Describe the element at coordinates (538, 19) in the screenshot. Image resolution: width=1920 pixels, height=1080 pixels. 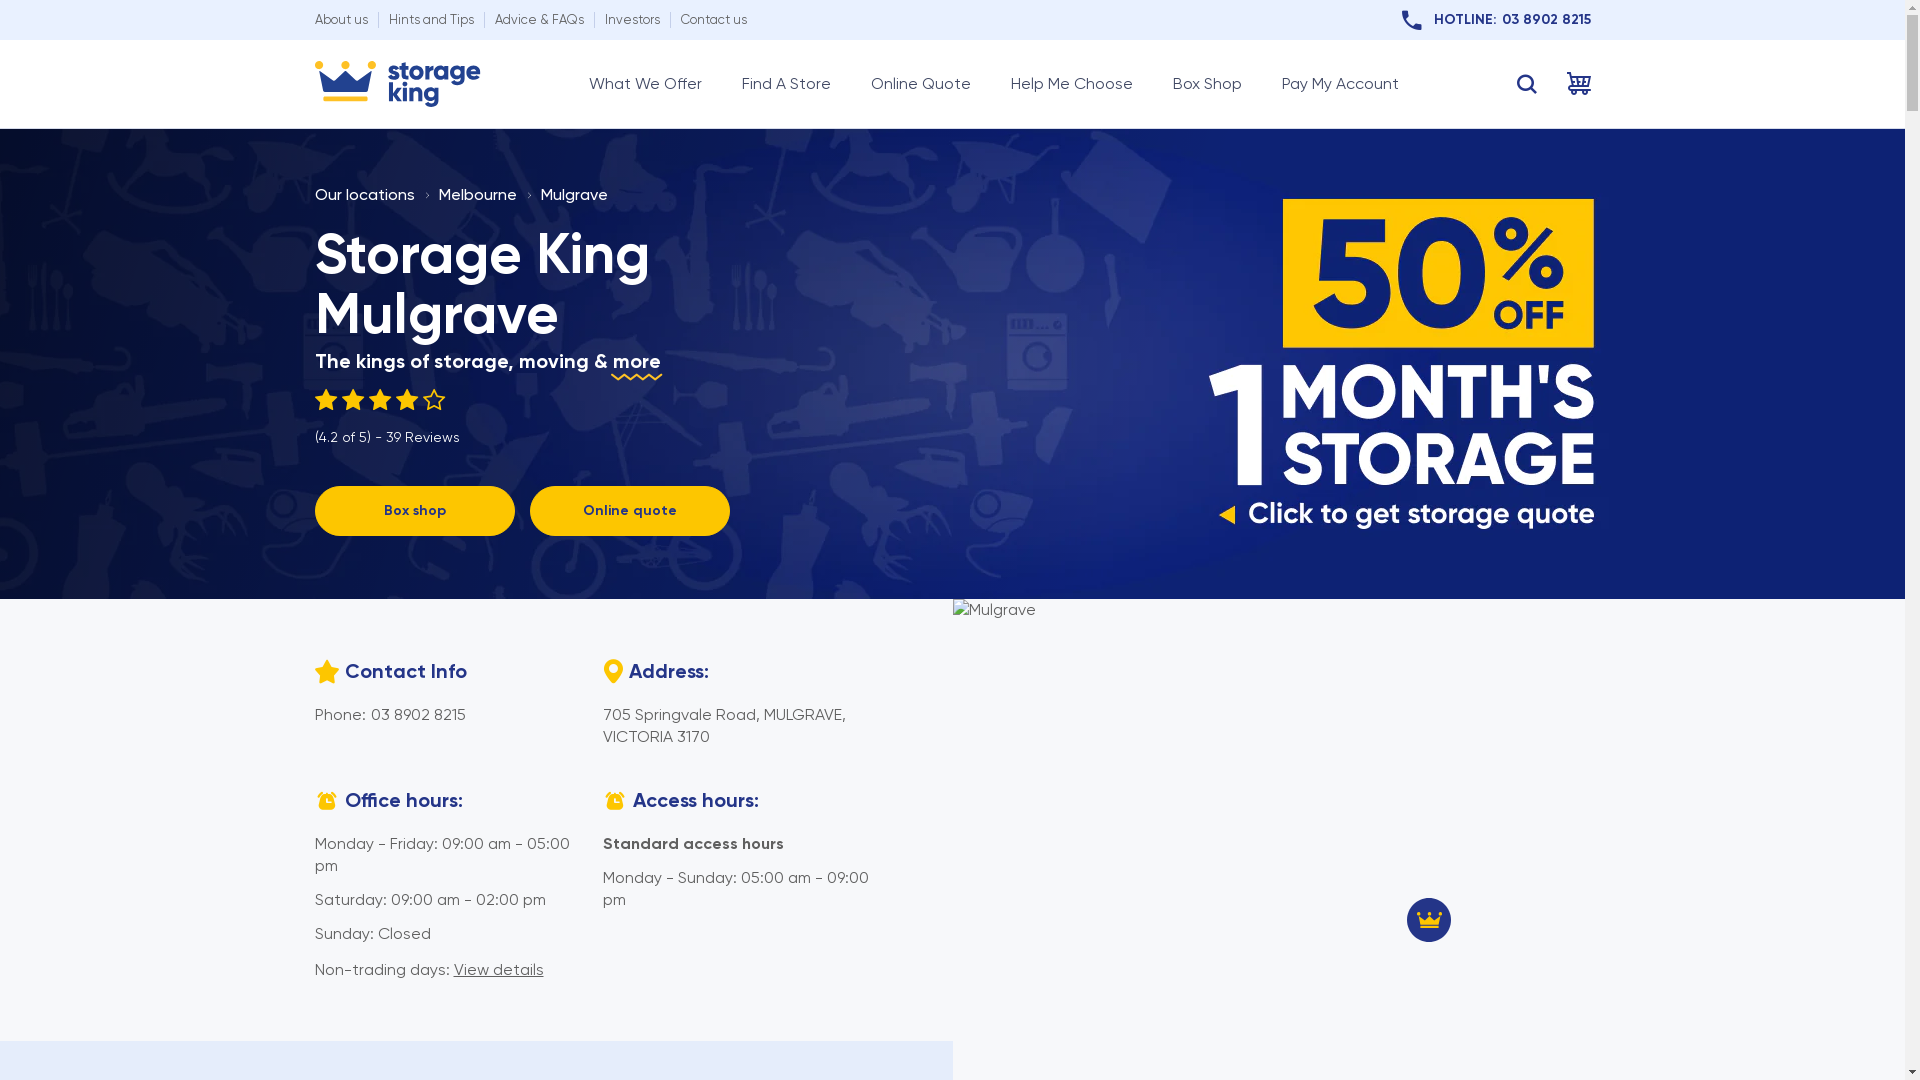
I see `'Advice & FAQs'` at that location.